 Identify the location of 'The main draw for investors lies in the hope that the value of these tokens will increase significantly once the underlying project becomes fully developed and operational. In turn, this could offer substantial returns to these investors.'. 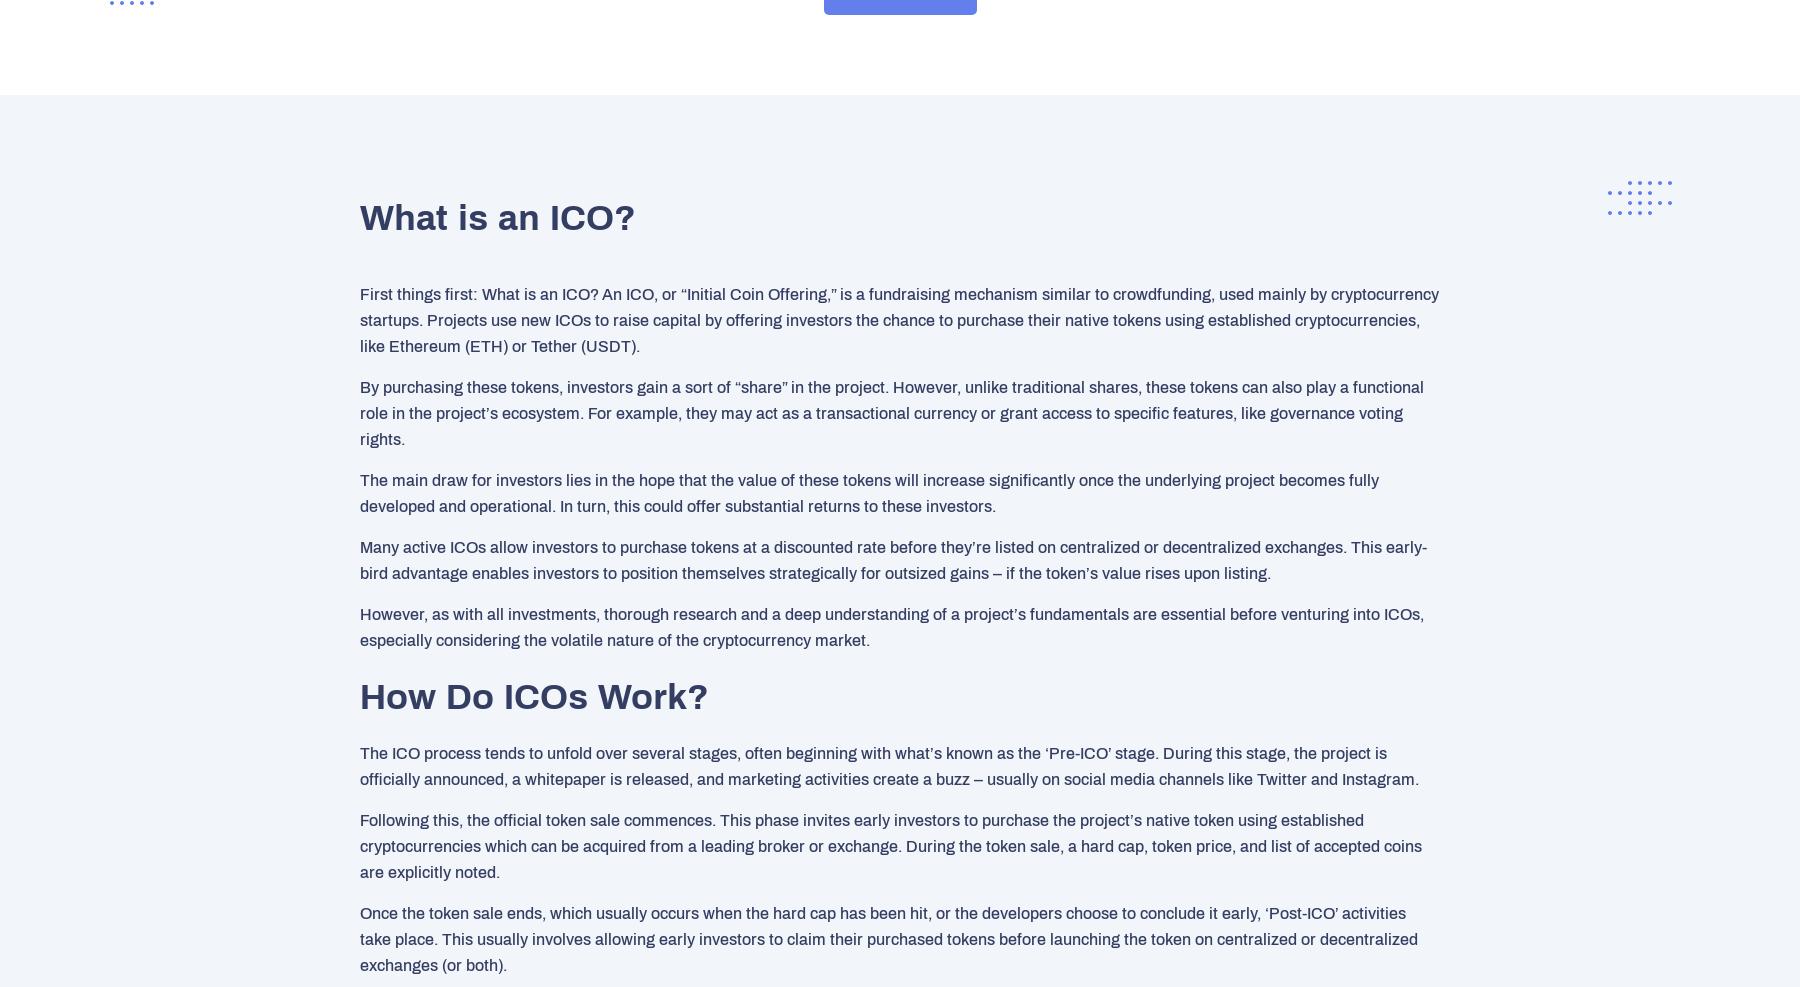
(869, 491).